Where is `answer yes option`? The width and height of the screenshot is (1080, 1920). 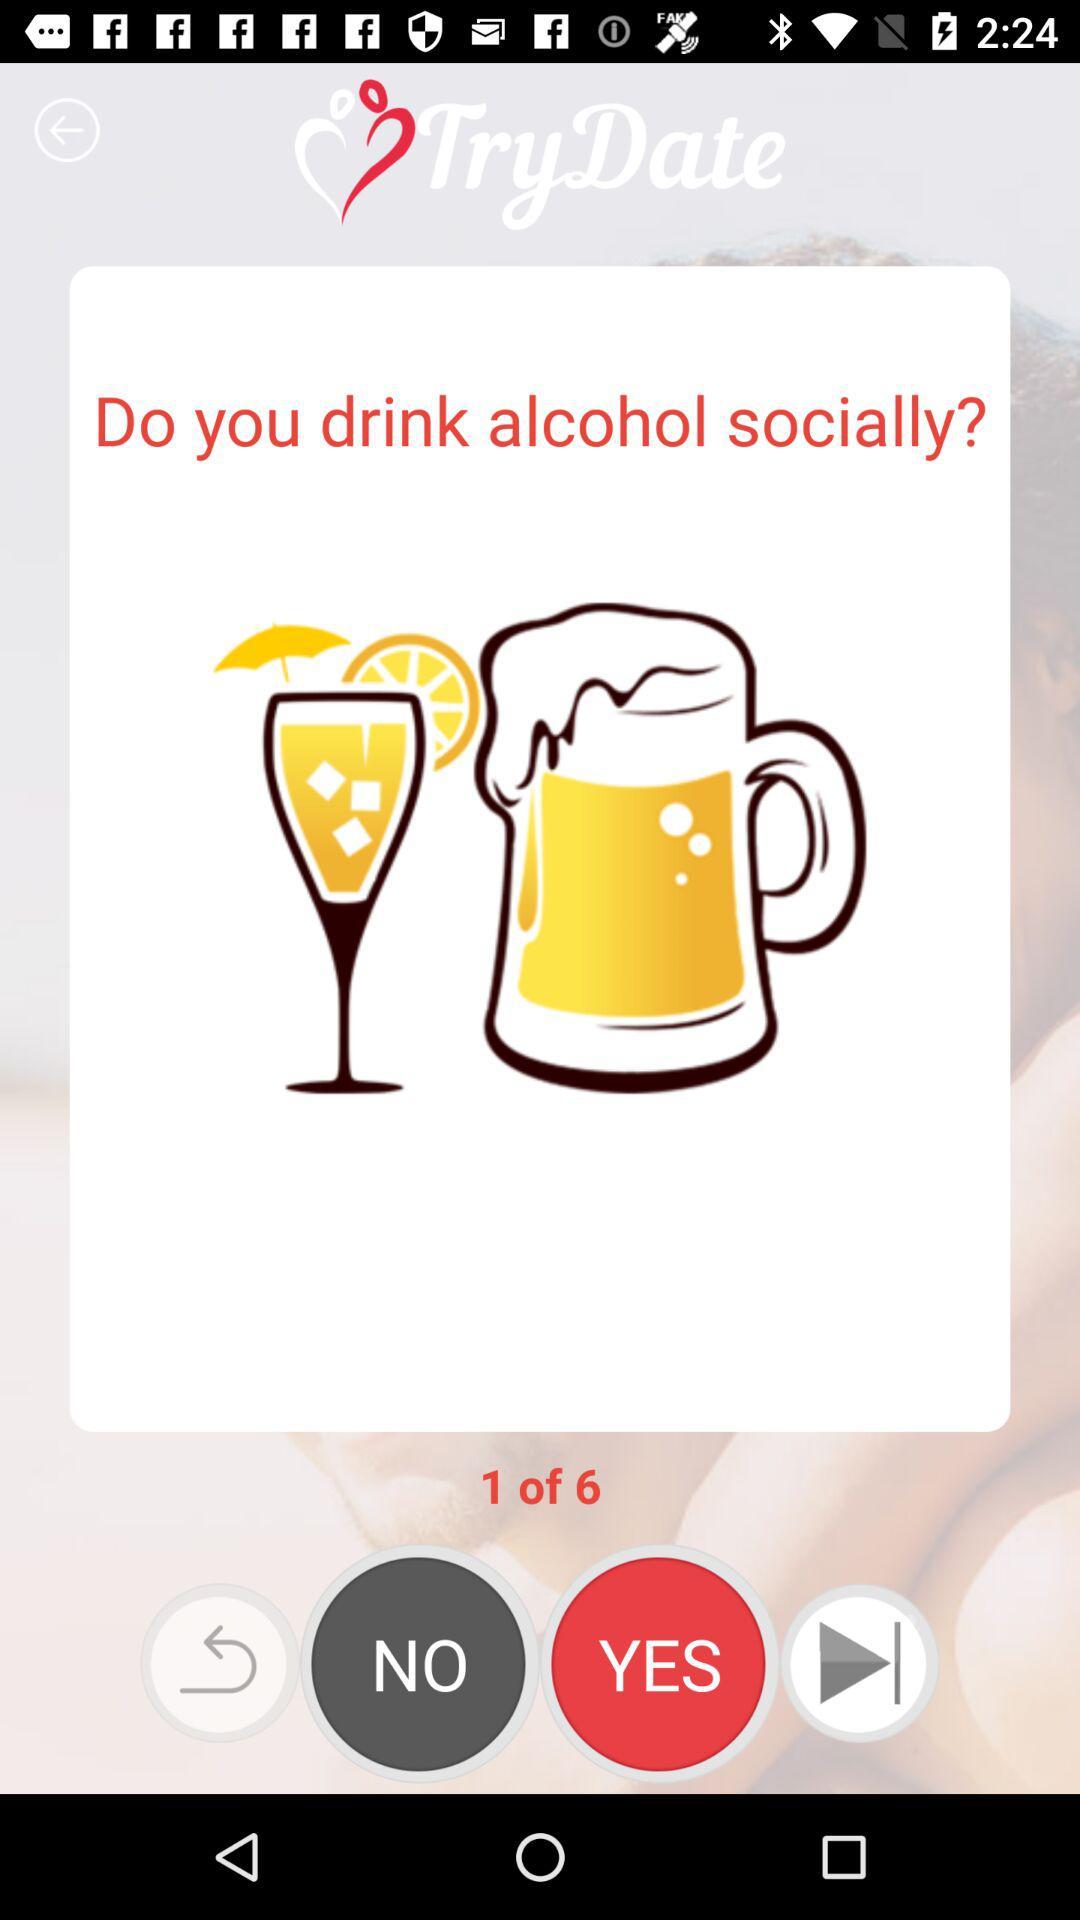 answer yes option is located at coordinates (659, 1663).